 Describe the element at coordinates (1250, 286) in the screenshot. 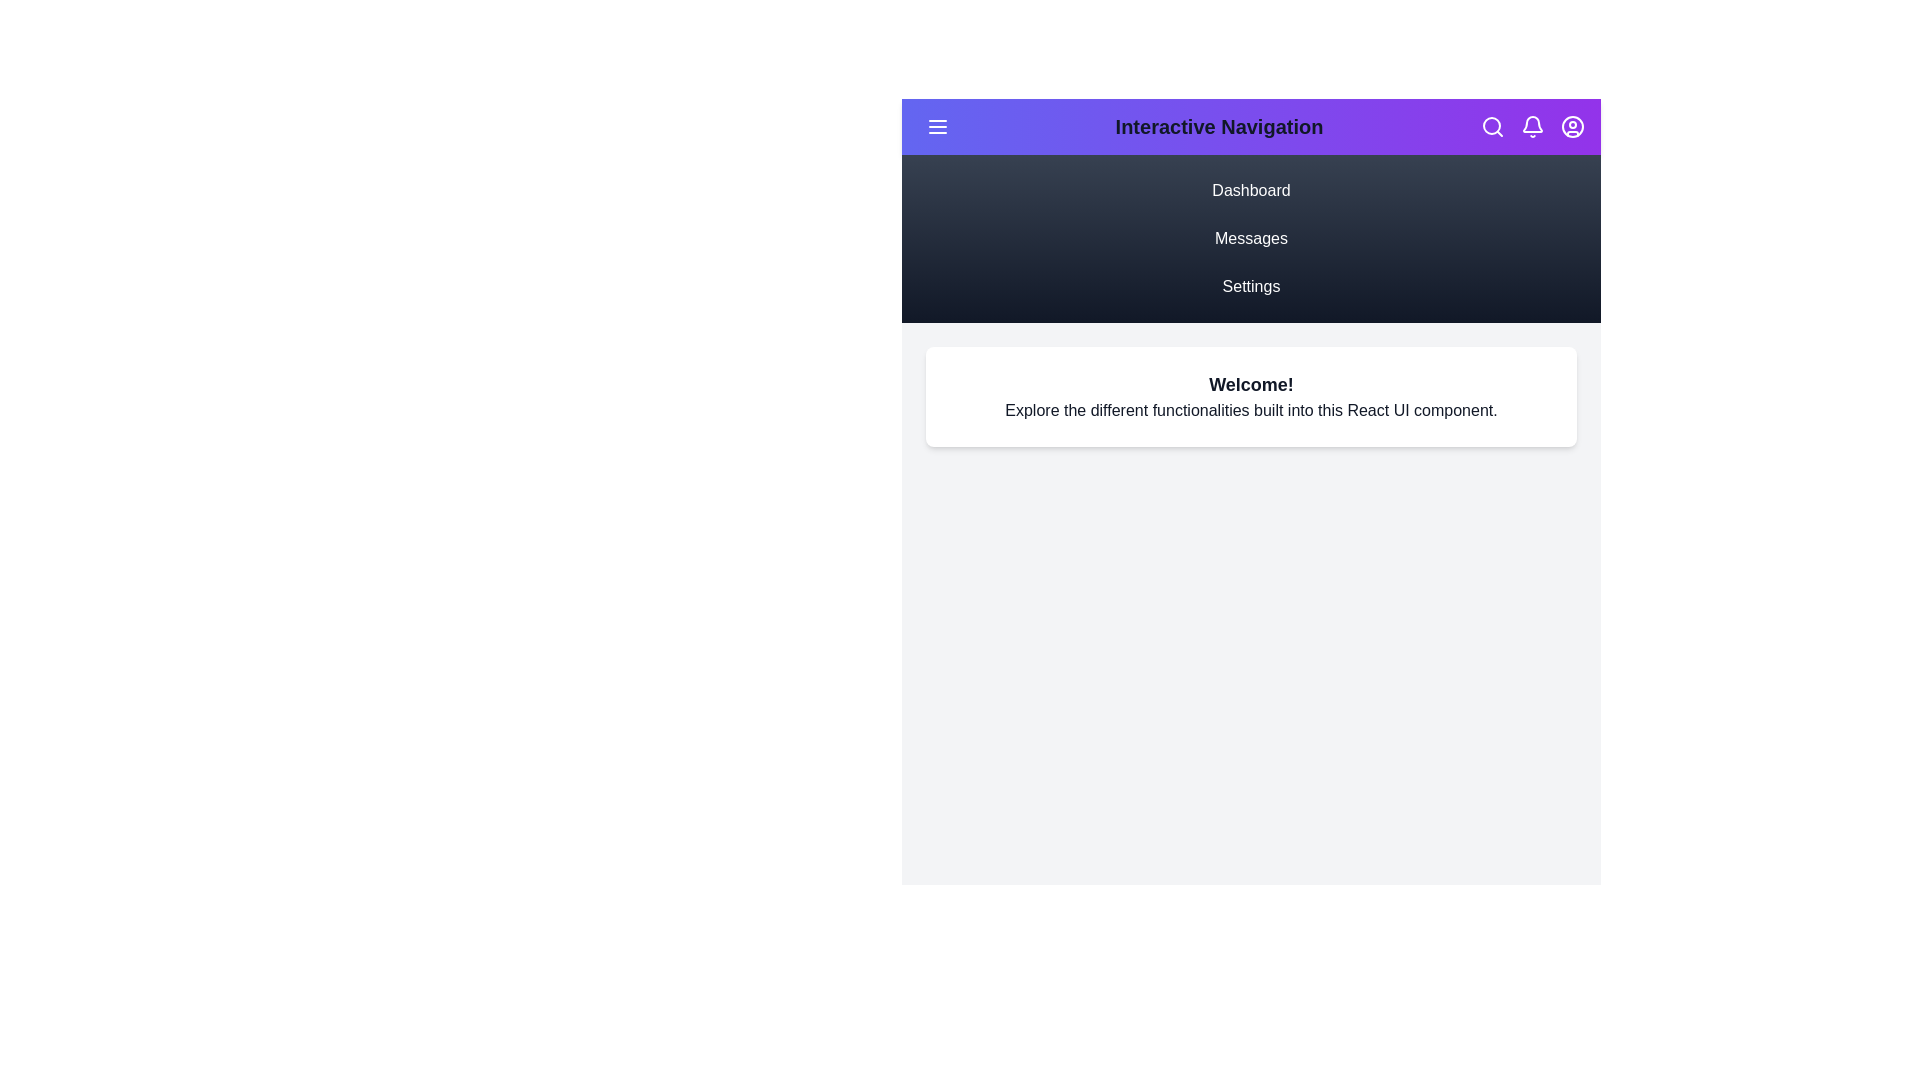

I see `the 'Settings' menu item in the navigation bar` at that location.